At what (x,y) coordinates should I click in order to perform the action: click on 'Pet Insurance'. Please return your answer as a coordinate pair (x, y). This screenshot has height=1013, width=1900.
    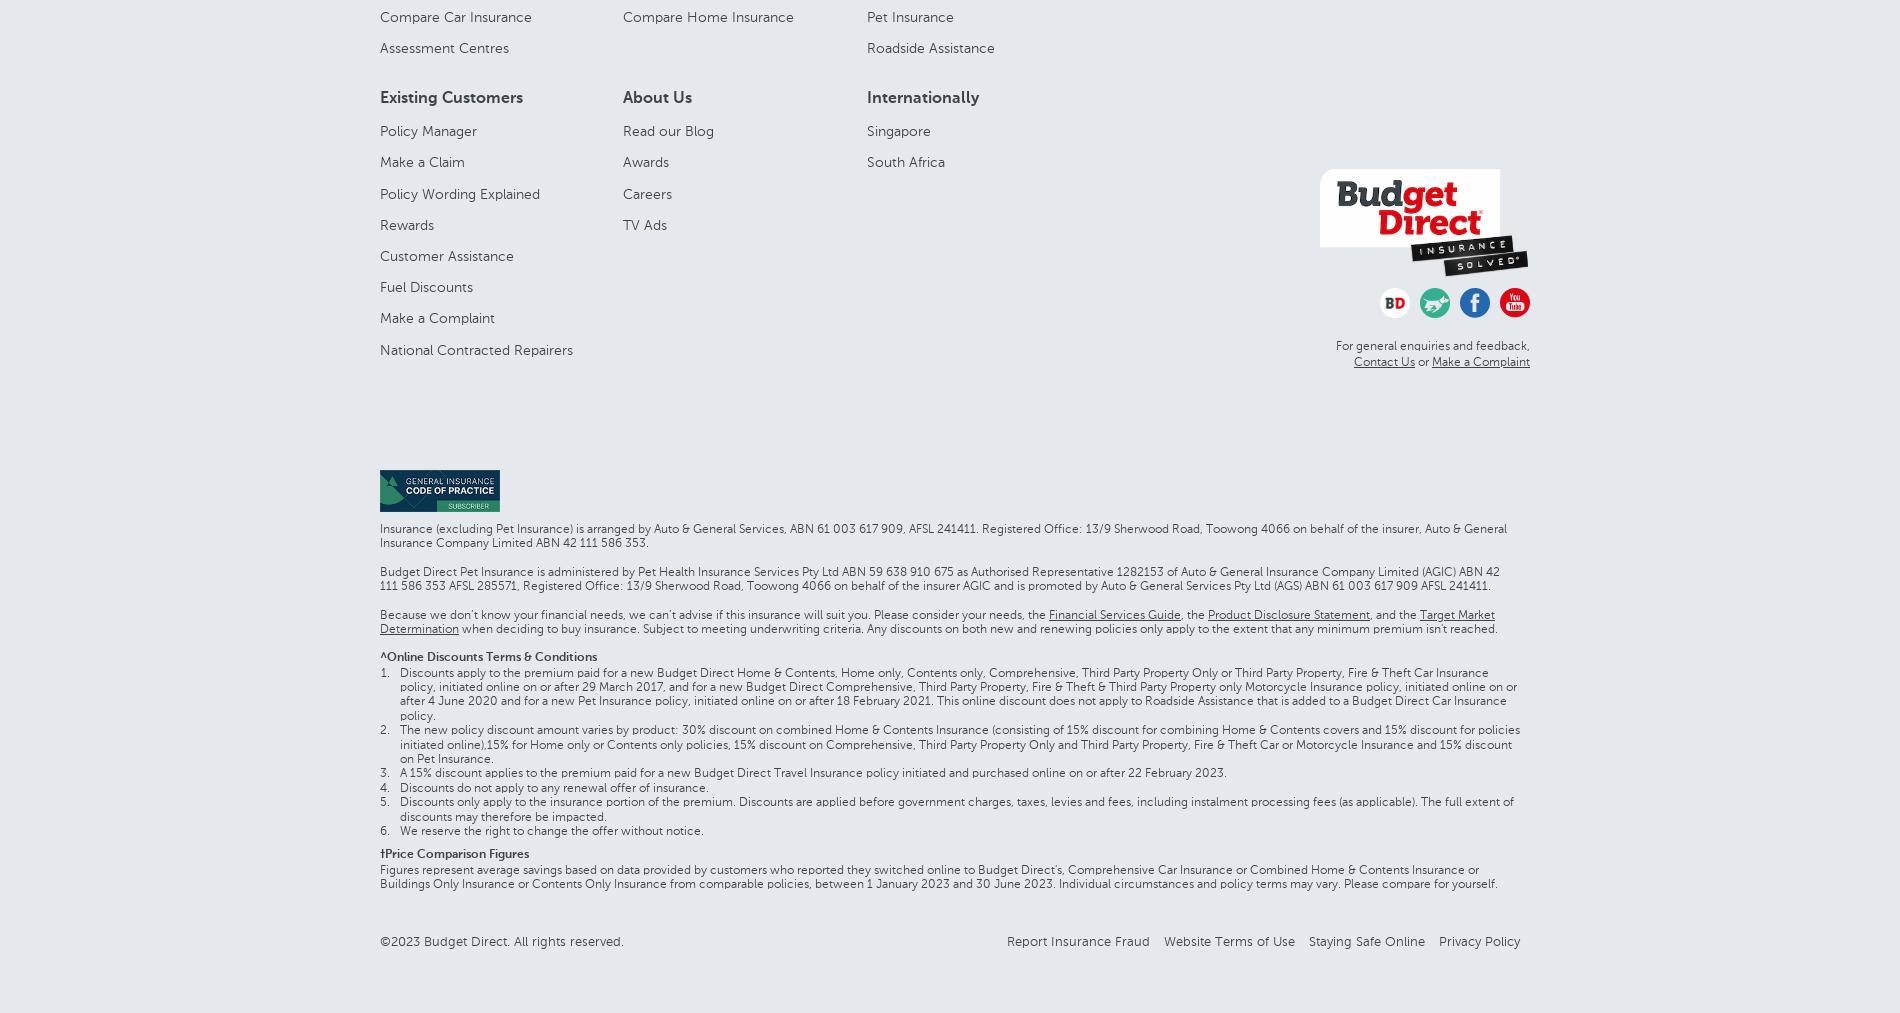
    Looking at the image, I should click on (908, 16).